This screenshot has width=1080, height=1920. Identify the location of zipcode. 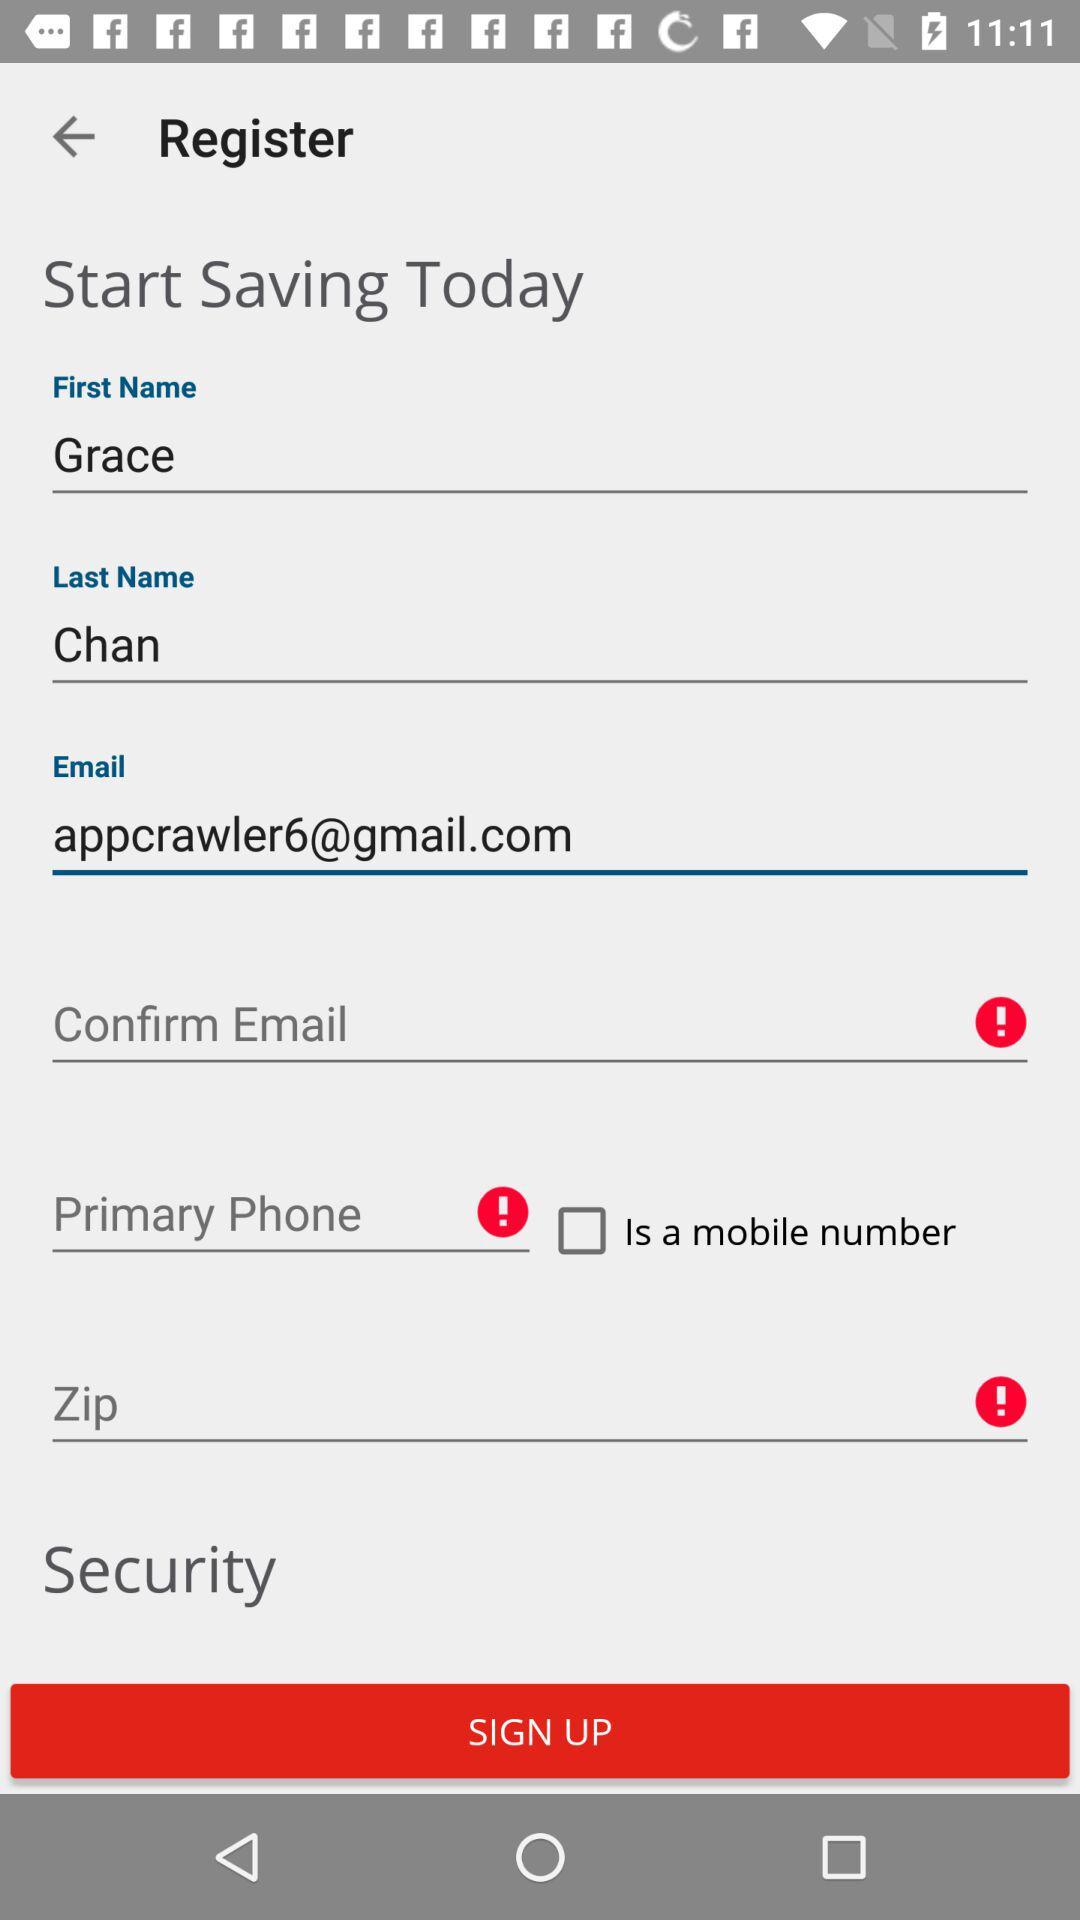
(540, 1402).